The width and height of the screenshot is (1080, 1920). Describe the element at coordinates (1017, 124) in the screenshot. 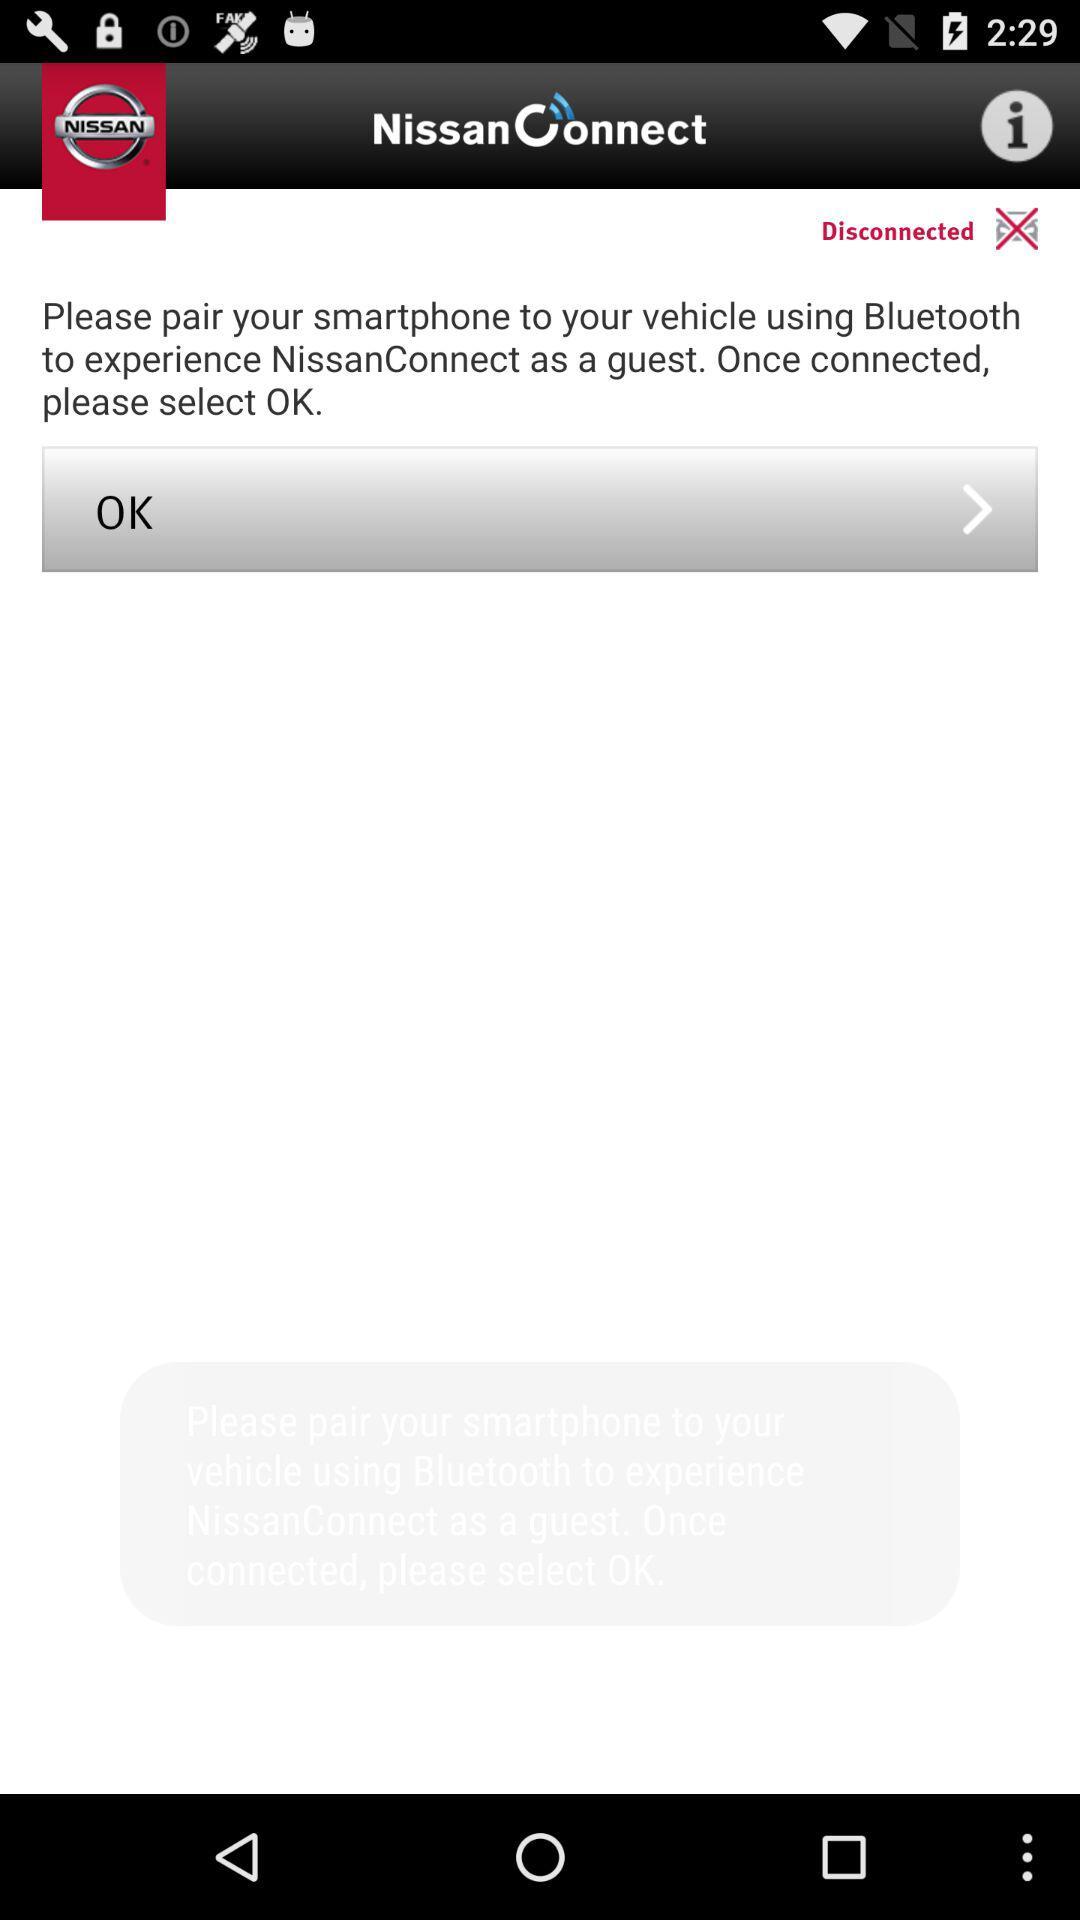

I see `more information` at that location.